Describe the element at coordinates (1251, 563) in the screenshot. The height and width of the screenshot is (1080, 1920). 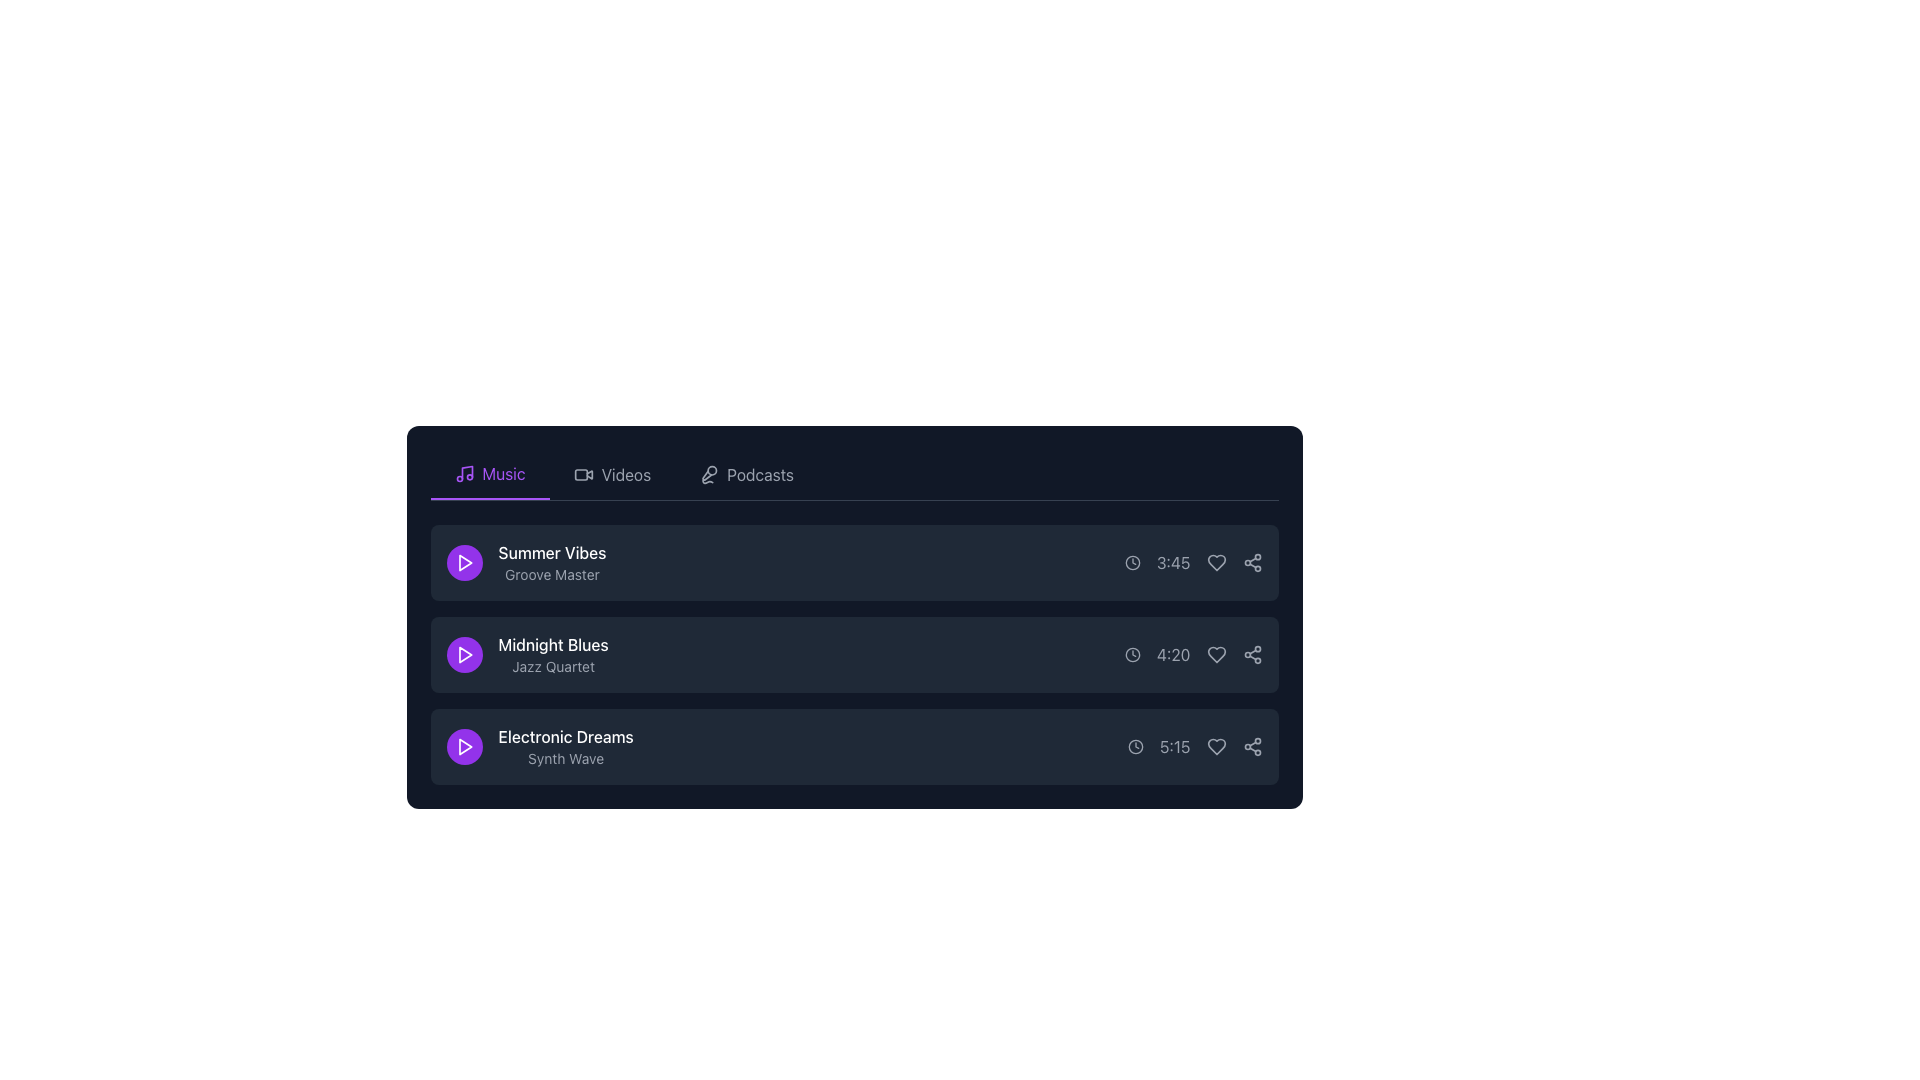
I see `the interactive share icon located at the rightmost side of the 'Summer Vibes' row to share the content` at that location.